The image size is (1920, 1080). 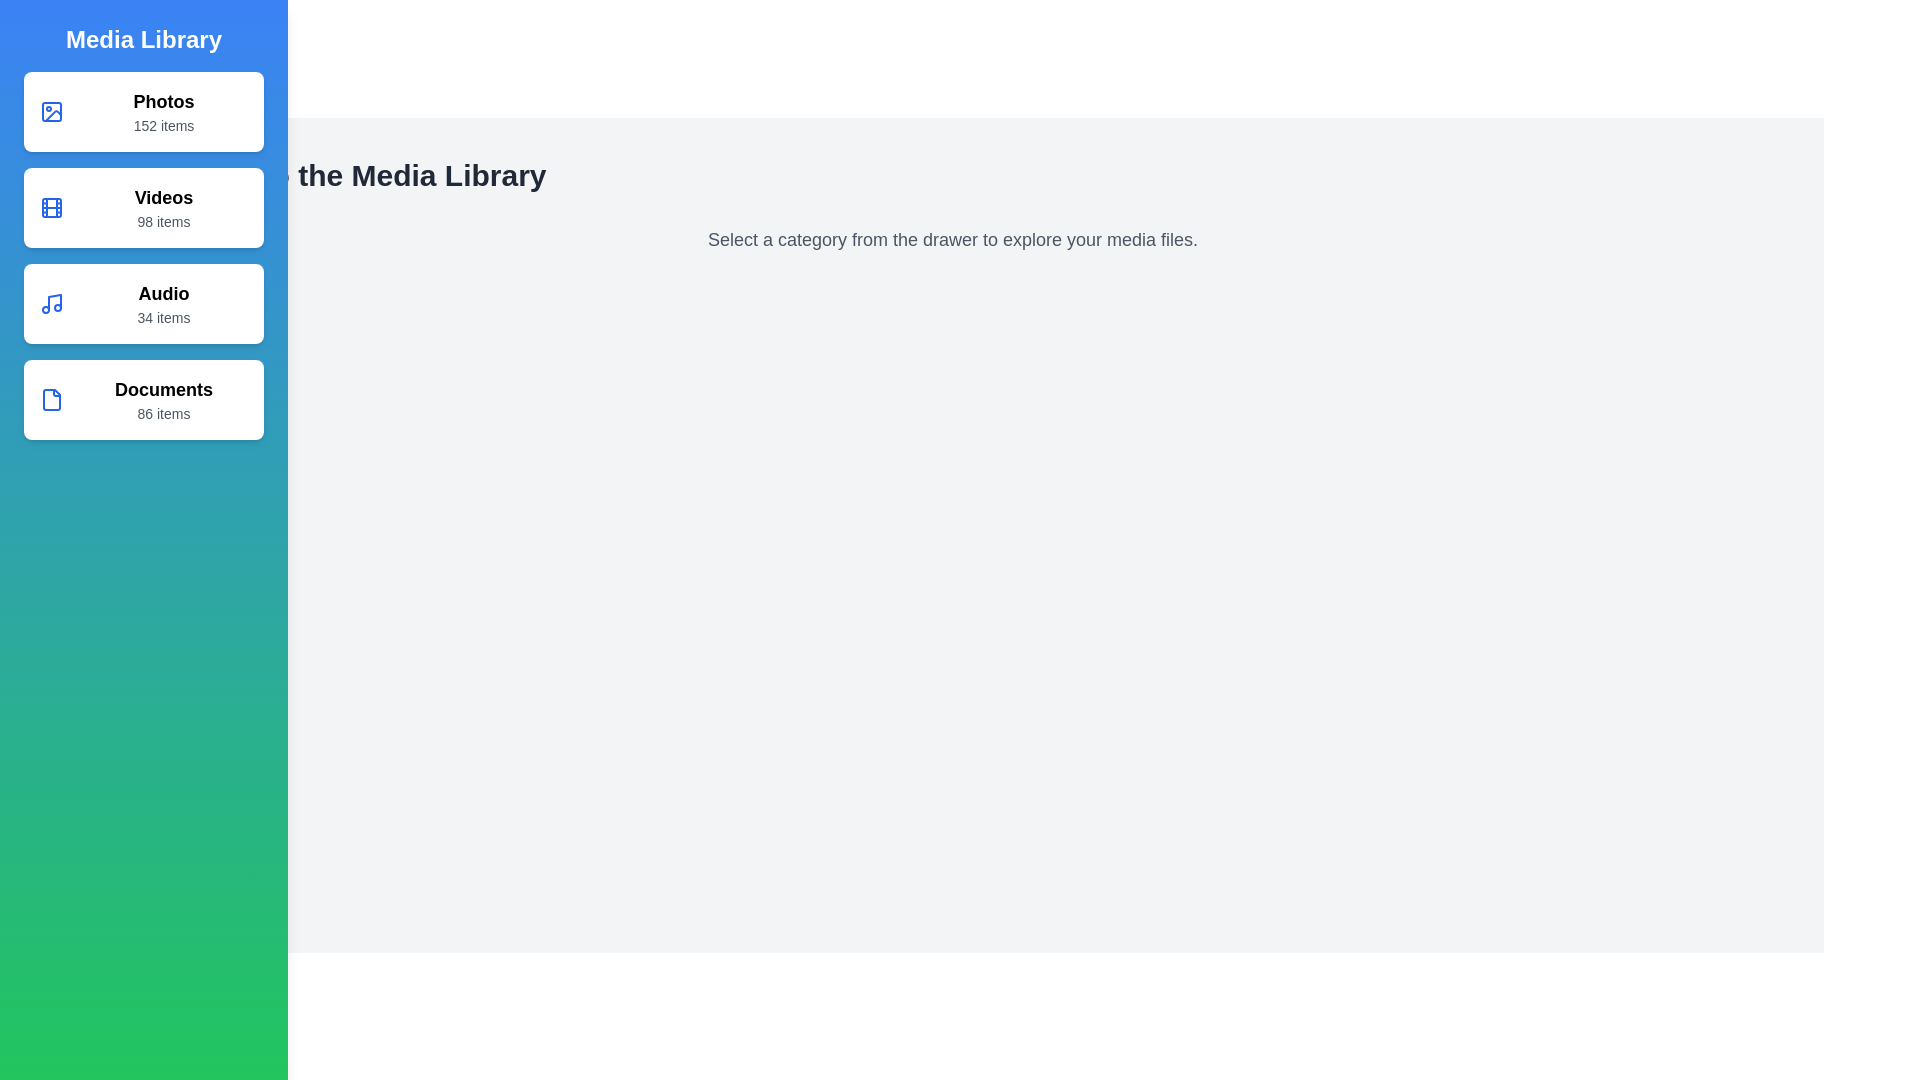 I want to click on the media category Photos from the list, so click(x=143, y=111).